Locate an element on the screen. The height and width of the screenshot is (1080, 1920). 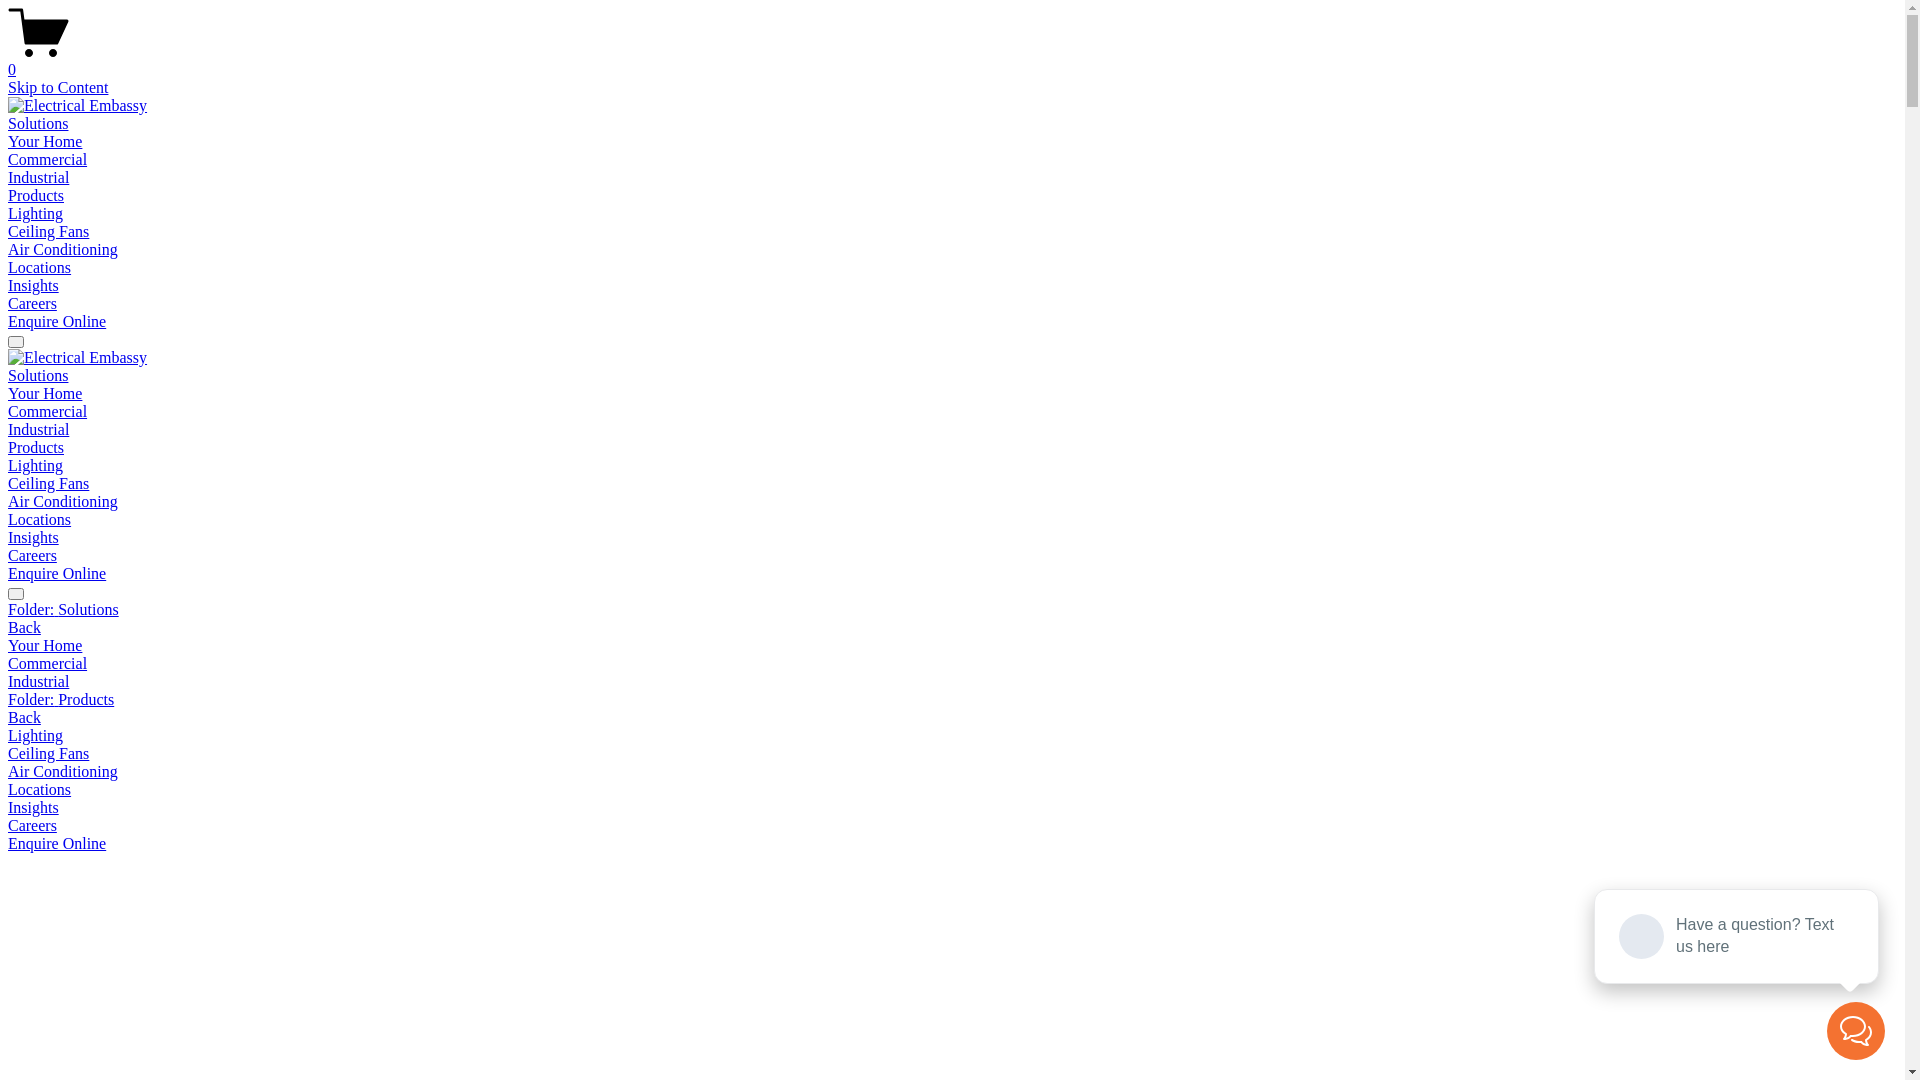
'Ceiling Fans' is located at coordinates (8, 753).